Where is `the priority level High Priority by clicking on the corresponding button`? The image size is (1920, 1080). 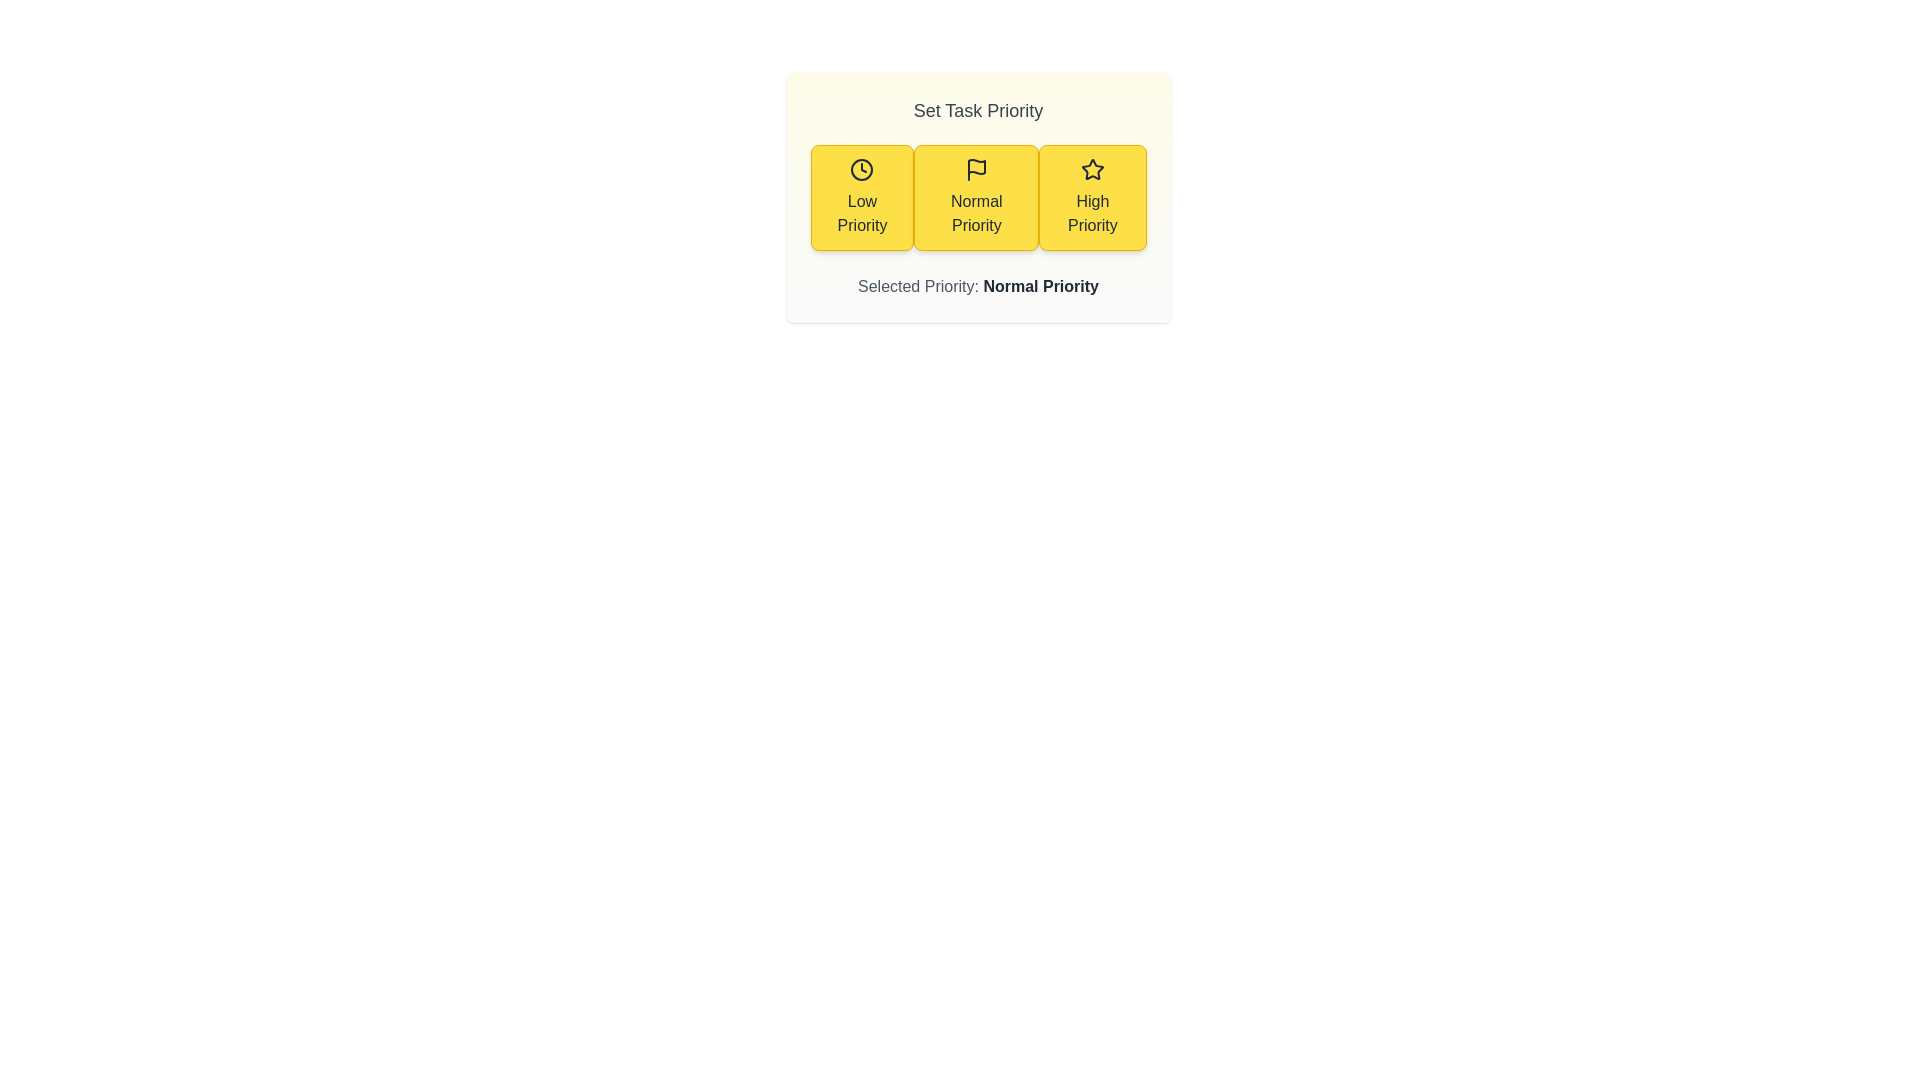 the priority level High Priority by clicking on the corresponding button is located at coordinates (1092, 197).